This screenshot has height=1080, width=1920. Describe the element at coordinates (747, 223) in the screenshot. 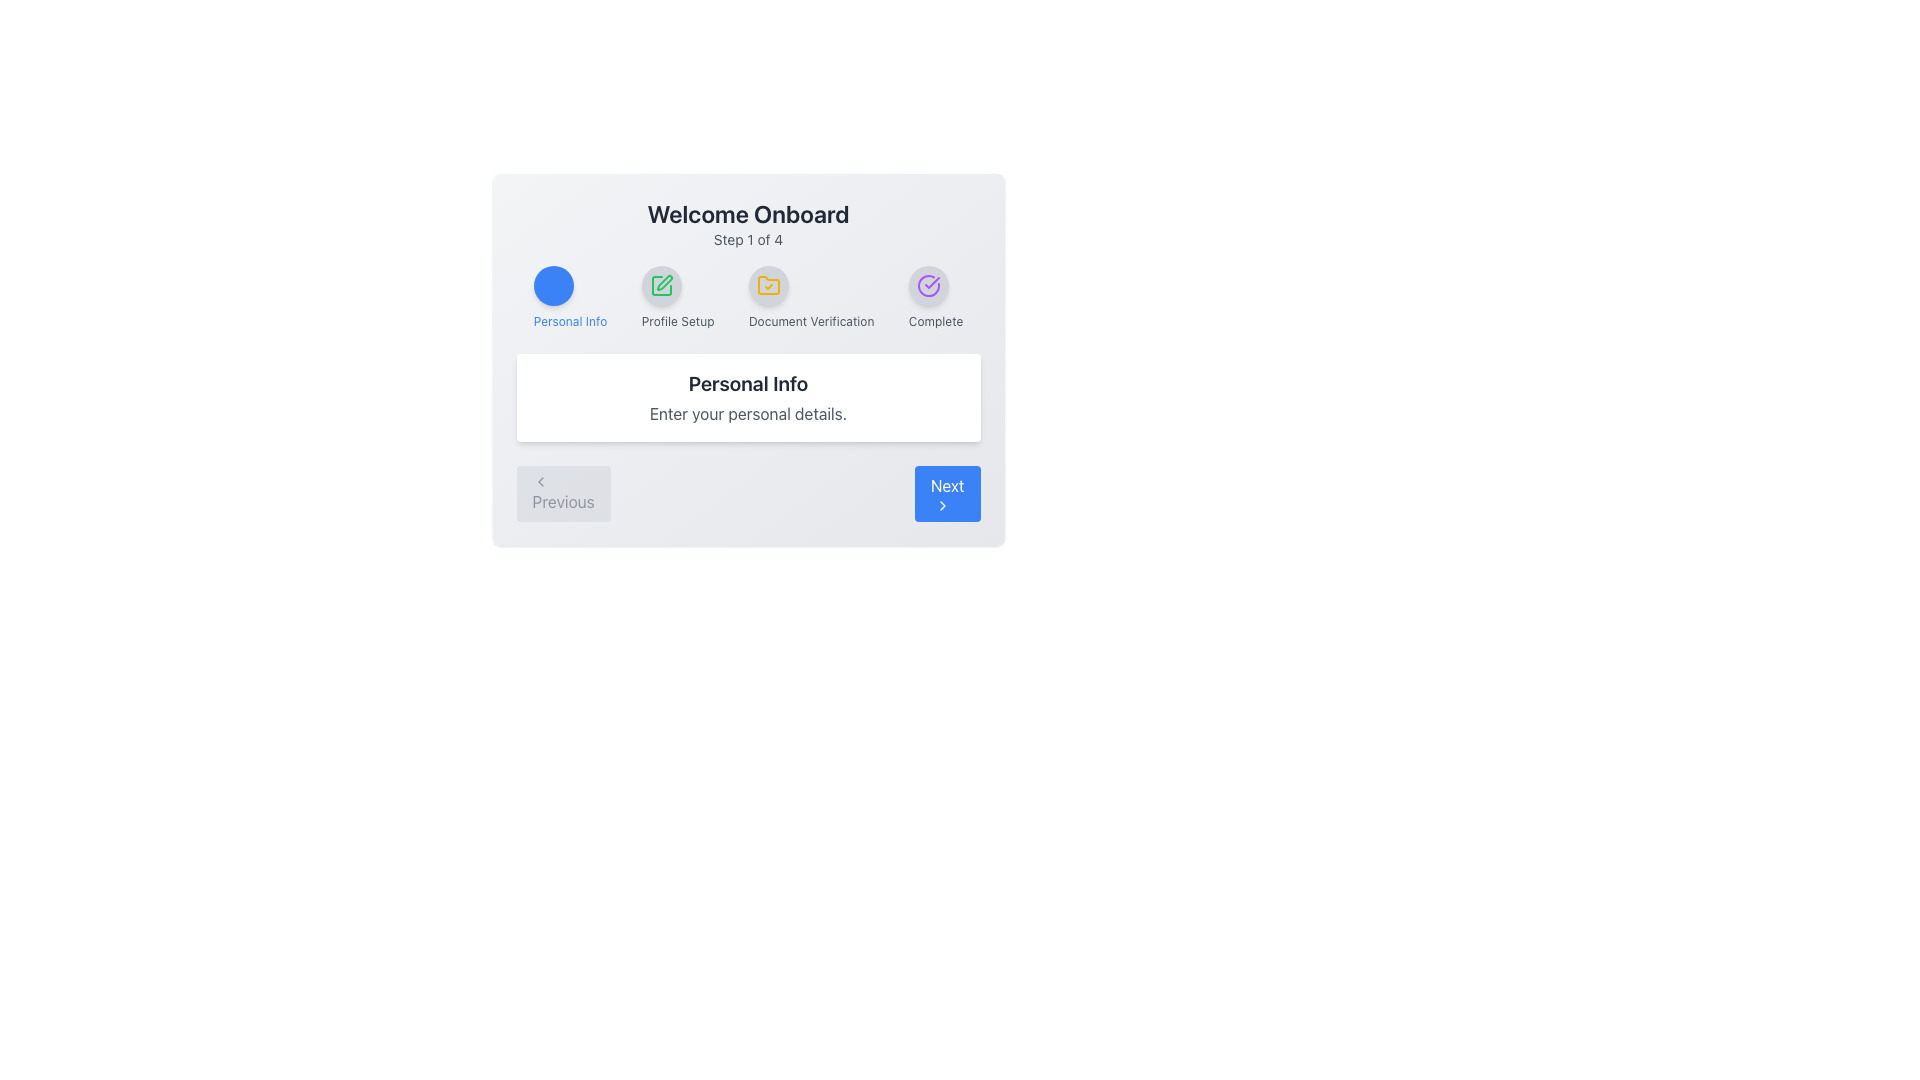

I see `the header text element that displays 'Welcome Onboard' and 'Step 1 of 4', which is located at the top-center of the card` at that location.